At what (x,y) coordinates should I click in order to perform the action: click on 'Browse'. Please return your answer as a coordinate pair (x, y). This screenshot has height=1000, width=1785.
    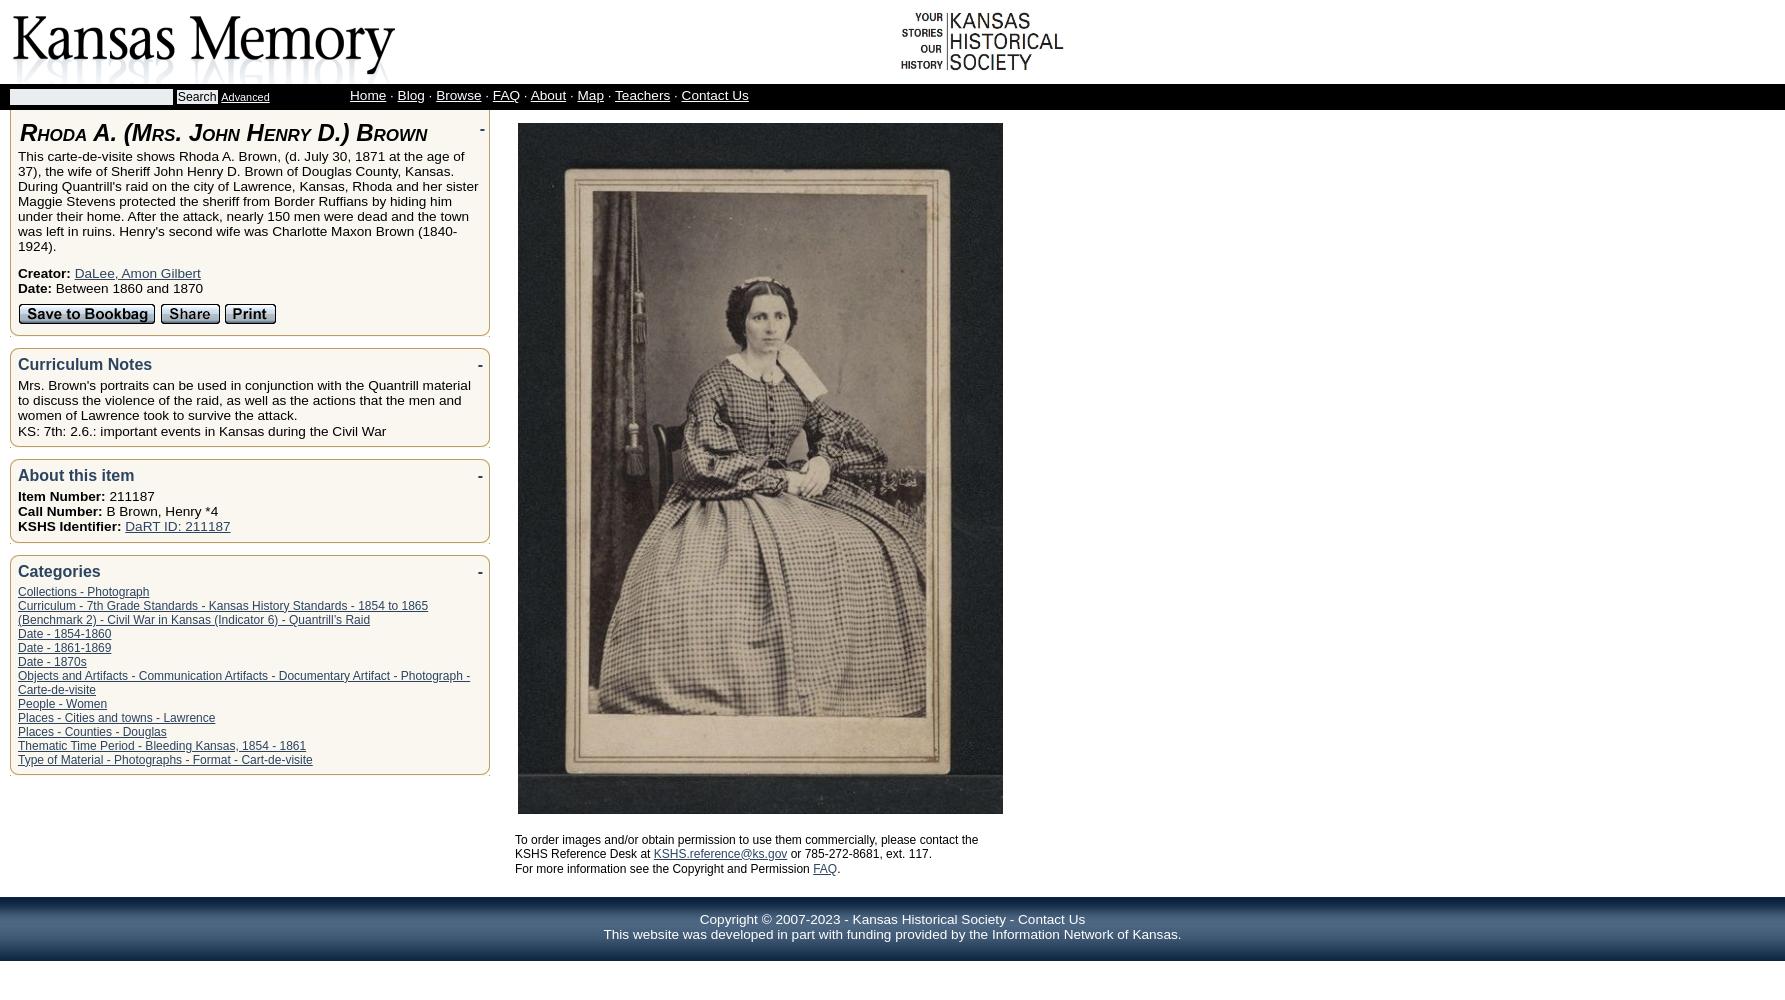
    Looking at the image, I should click on (457, 94).